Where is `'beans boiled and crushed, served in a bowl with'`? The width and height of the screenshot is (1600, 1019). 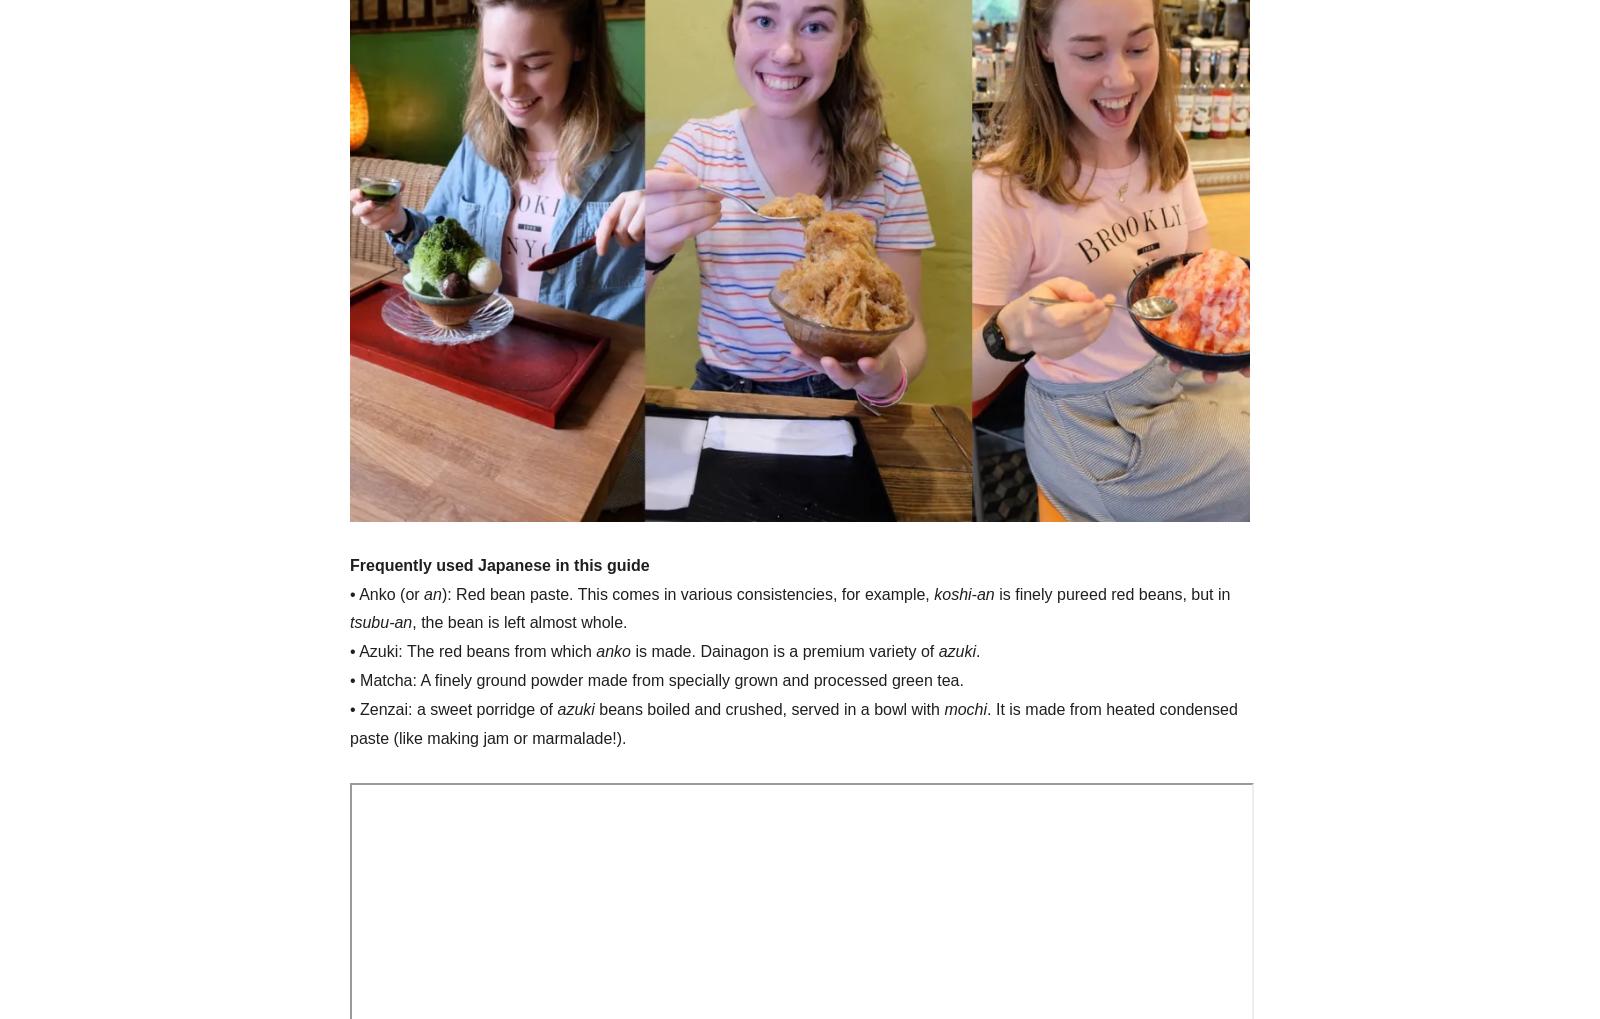 'beans boiled and crushed, served in a bowl with' is located at coordinates (768, 708).